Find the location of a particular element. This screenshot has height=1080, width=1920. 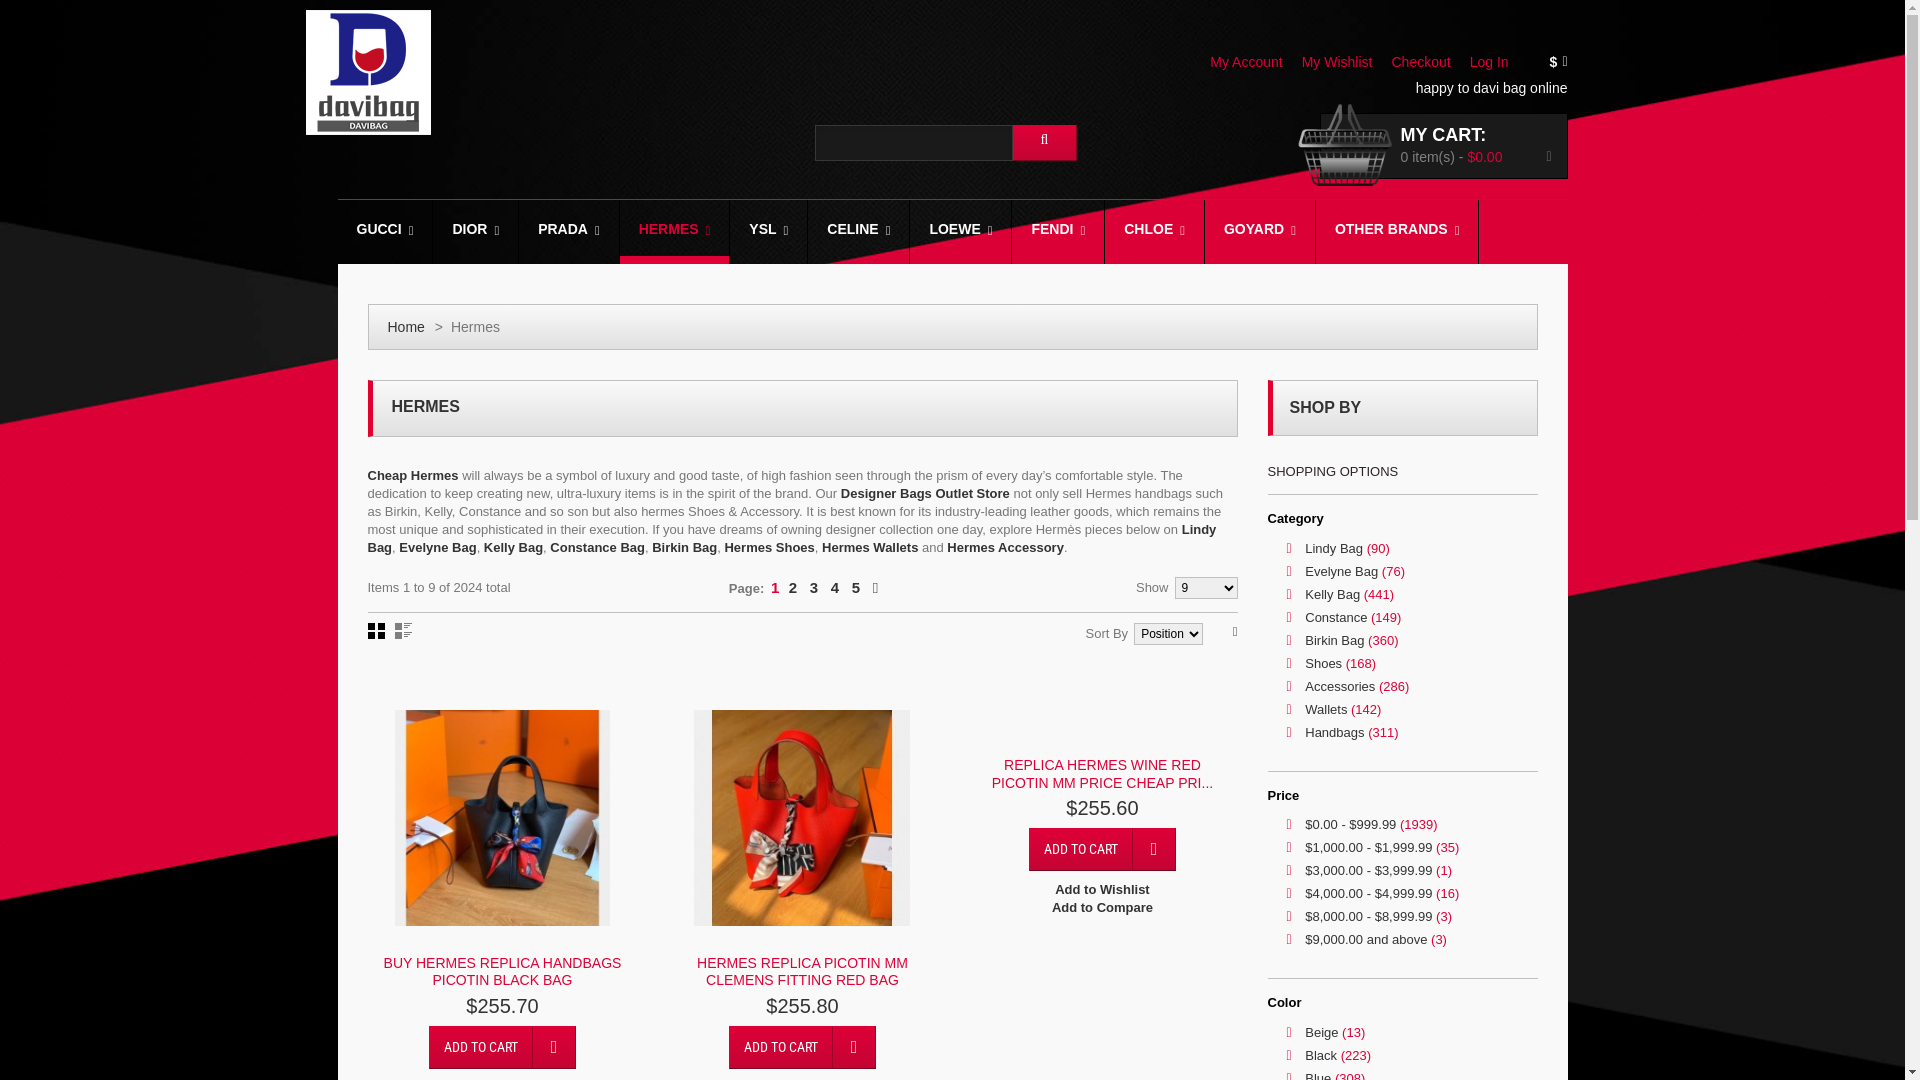

'Birkin Bag' is located at coordinates (652, 547).